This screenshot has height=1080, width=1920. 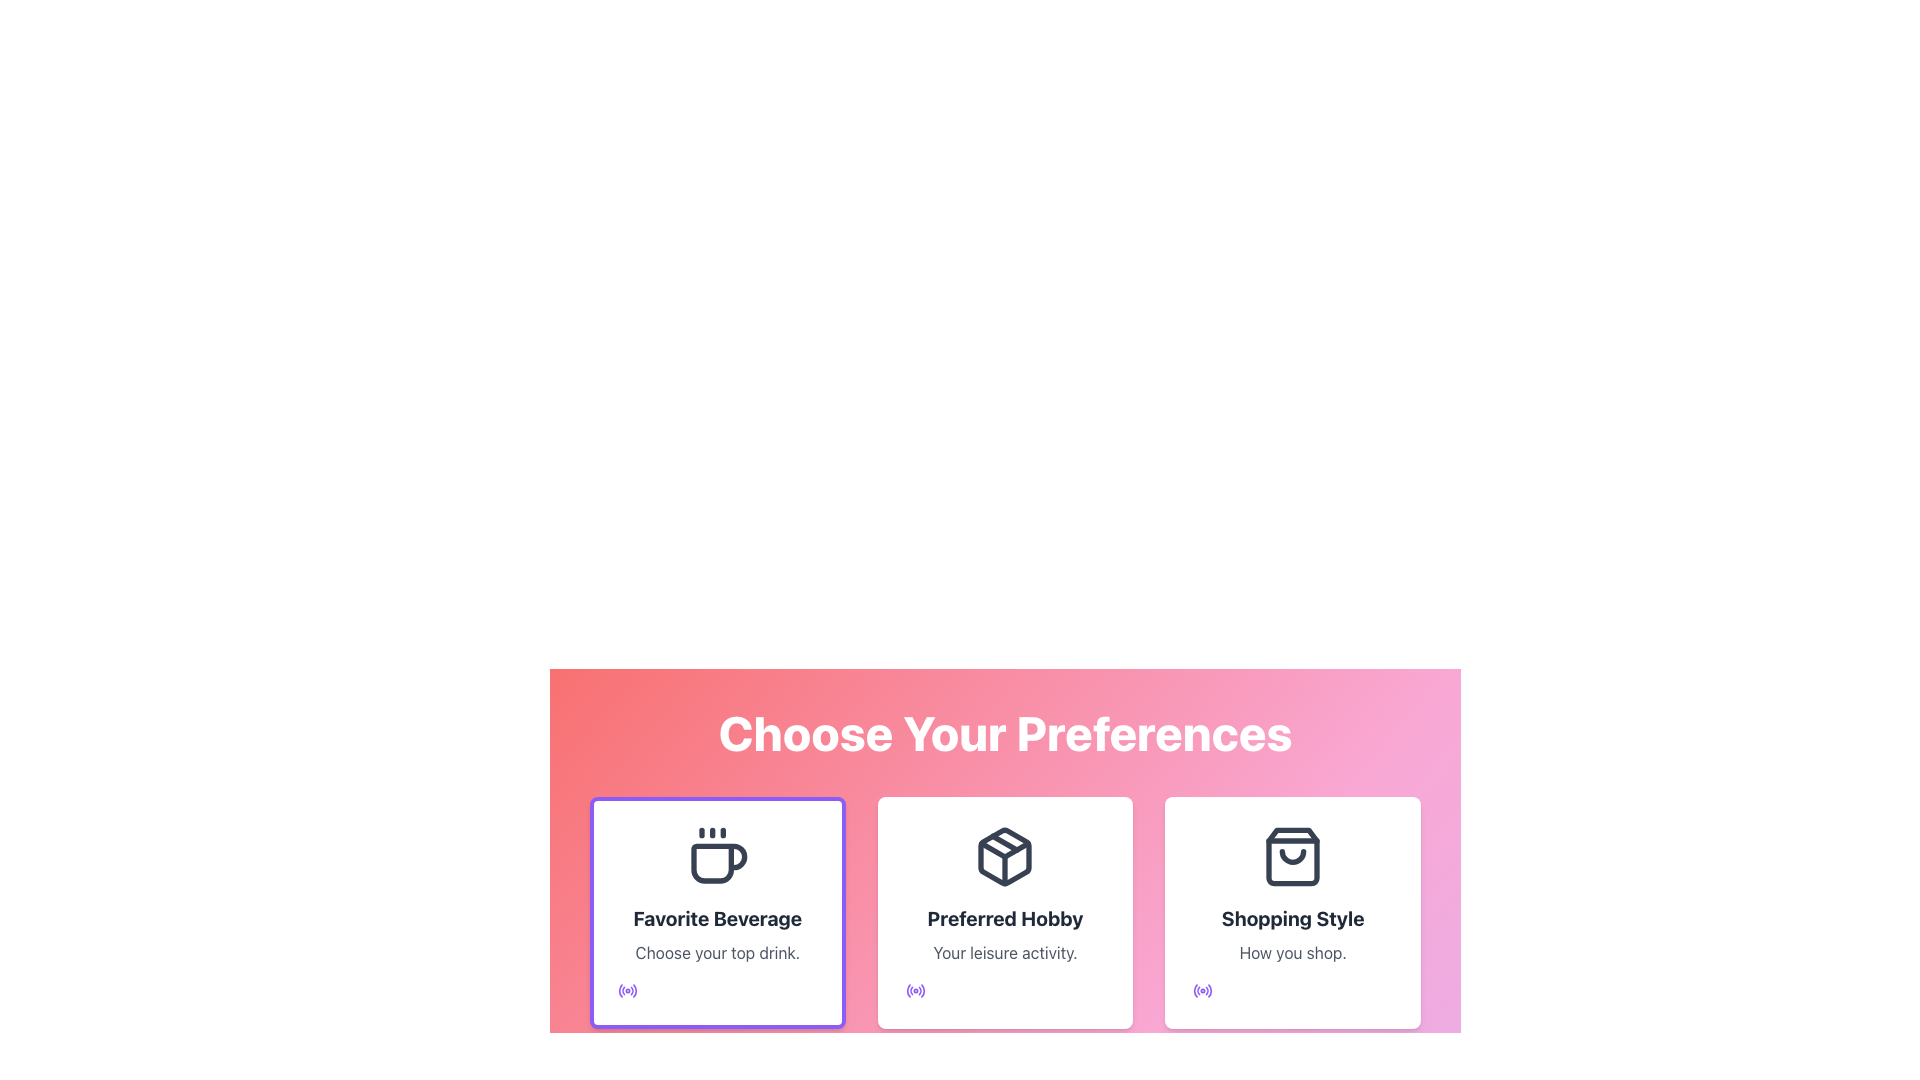 I want to click on text from the bold text label displaying 'Favorite Beverage' located in the first section of the card layout near the bottom right, so click(x=717, y=918).